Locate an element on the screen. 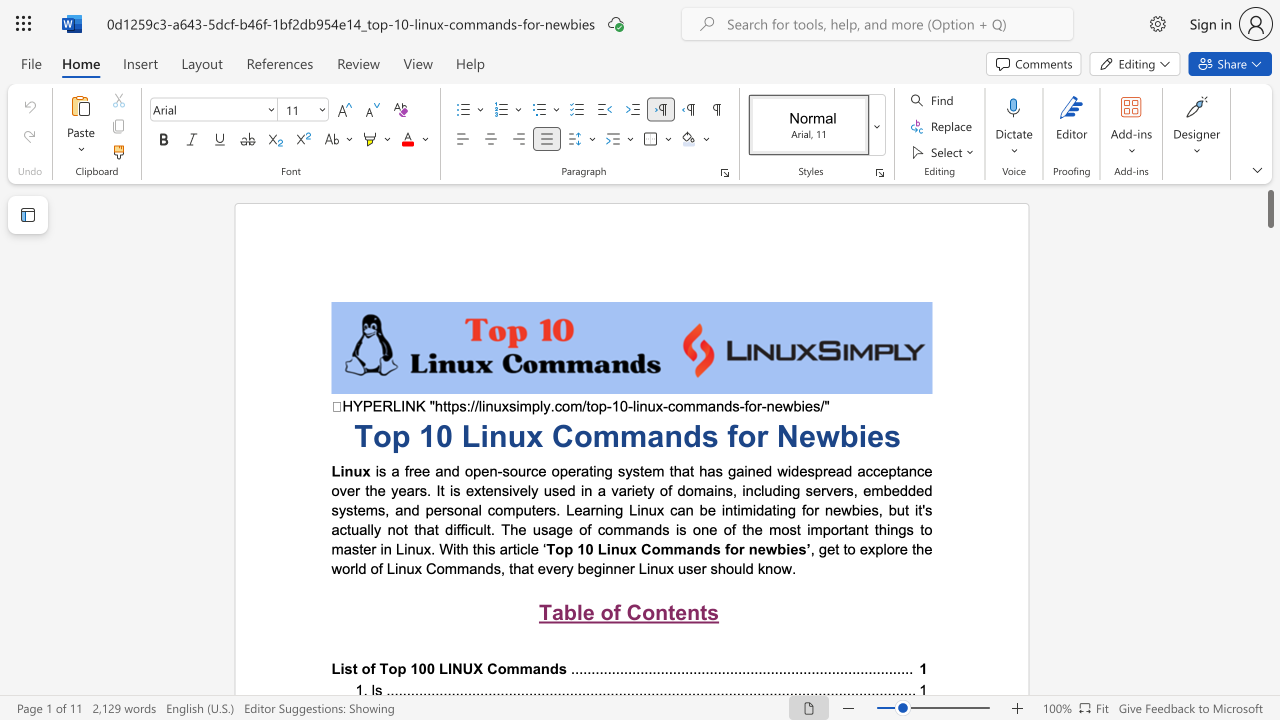 The height and width of the screenshot is (720, 1280). the subset text "wbie" within the text "for newbies’" is located at coordinates (764, 549).